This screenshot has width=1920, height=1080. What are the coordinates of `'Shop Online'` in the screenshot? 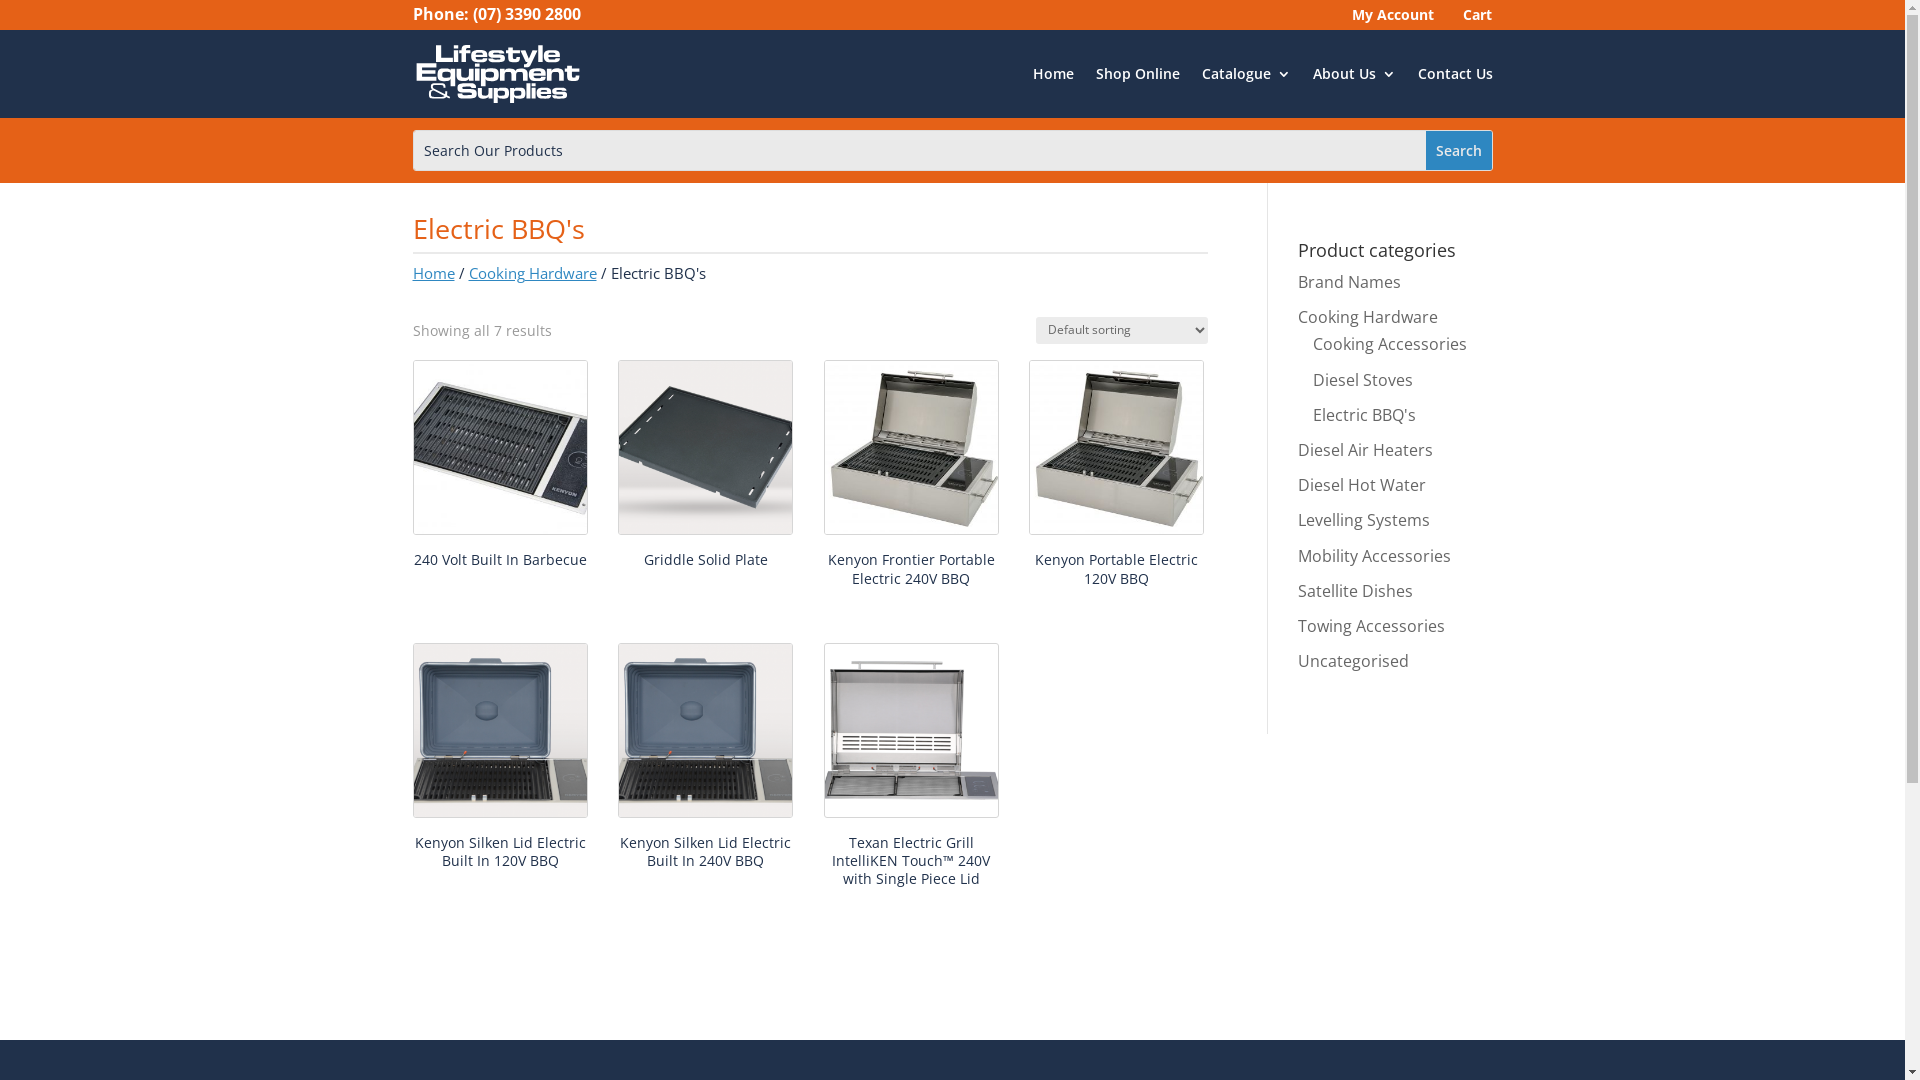 It's located at (1137, 72).